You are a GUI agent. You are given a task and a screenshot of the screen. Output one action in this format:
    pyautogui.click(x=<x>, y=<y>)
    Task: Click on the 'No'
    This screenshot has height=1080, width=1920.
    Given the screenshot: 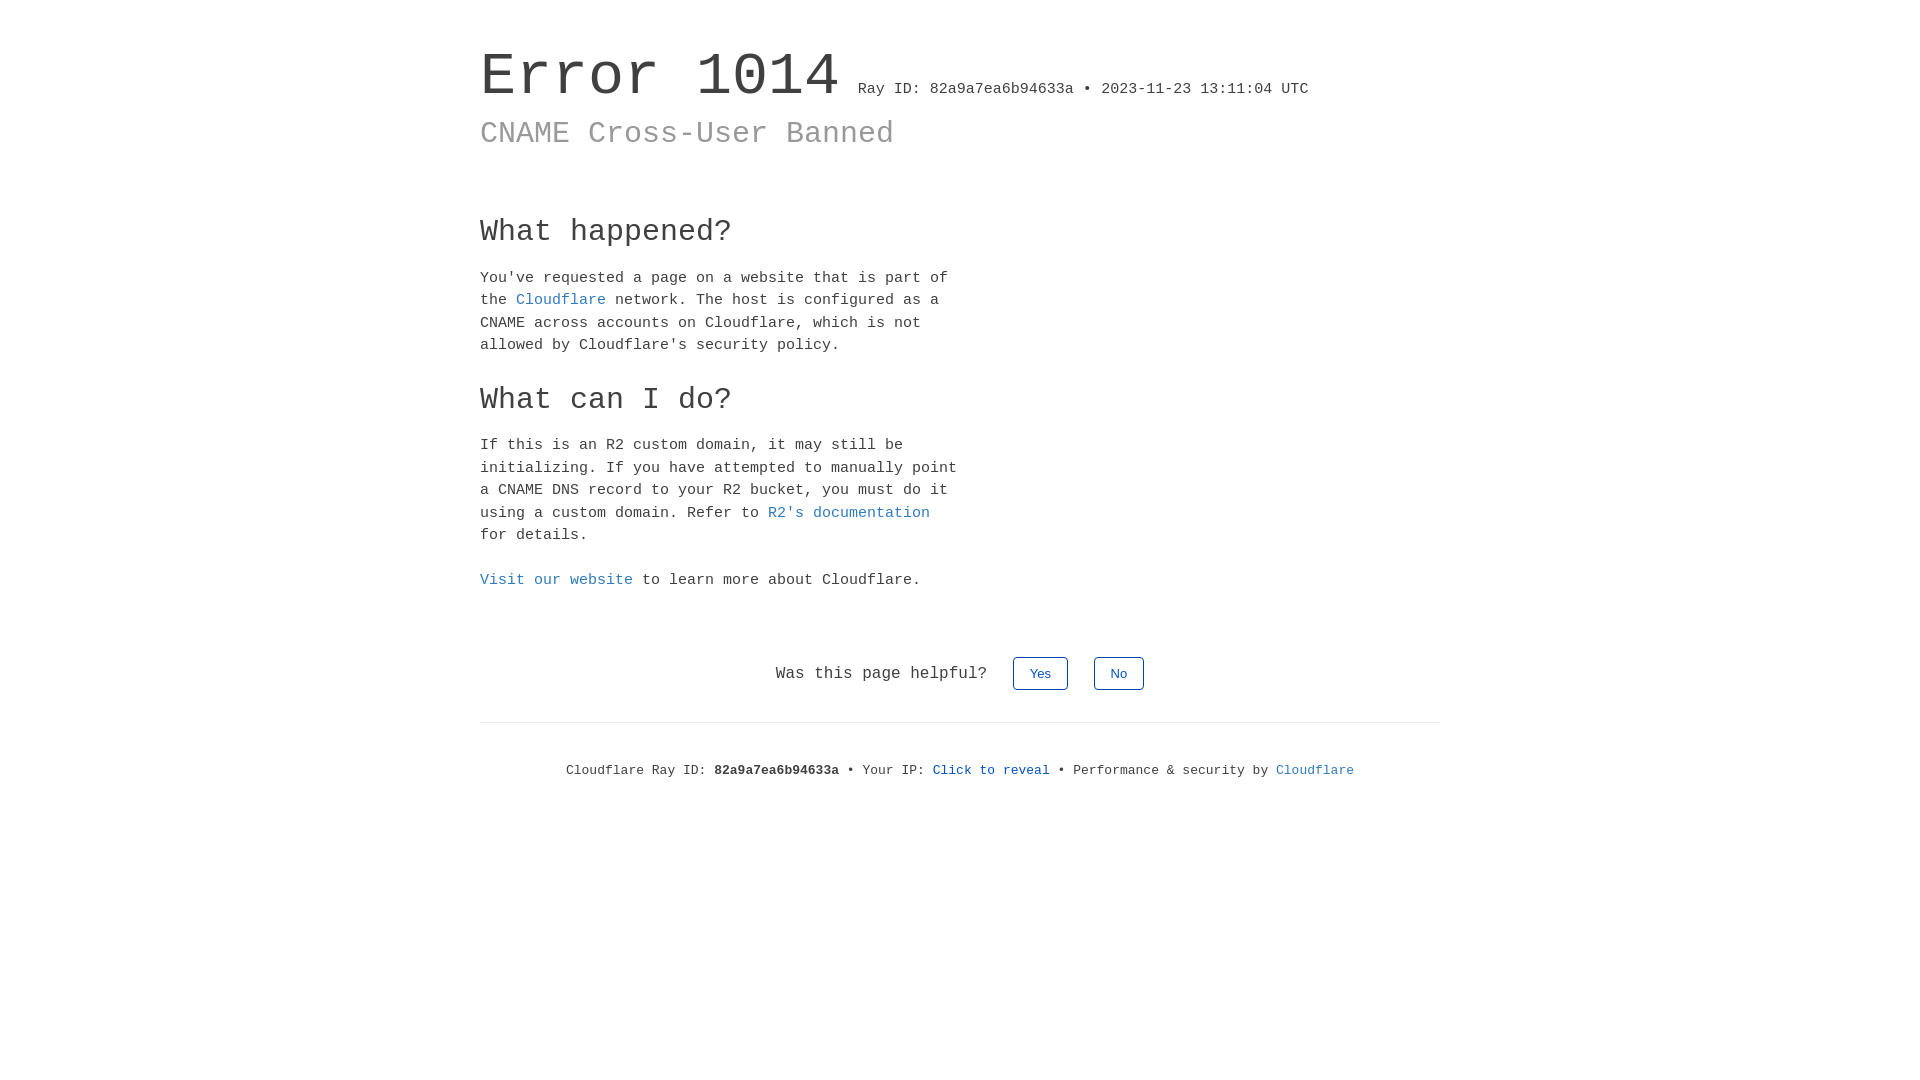 What is the action you would take?
    pyautogui.click(x=1118, y=672)
    